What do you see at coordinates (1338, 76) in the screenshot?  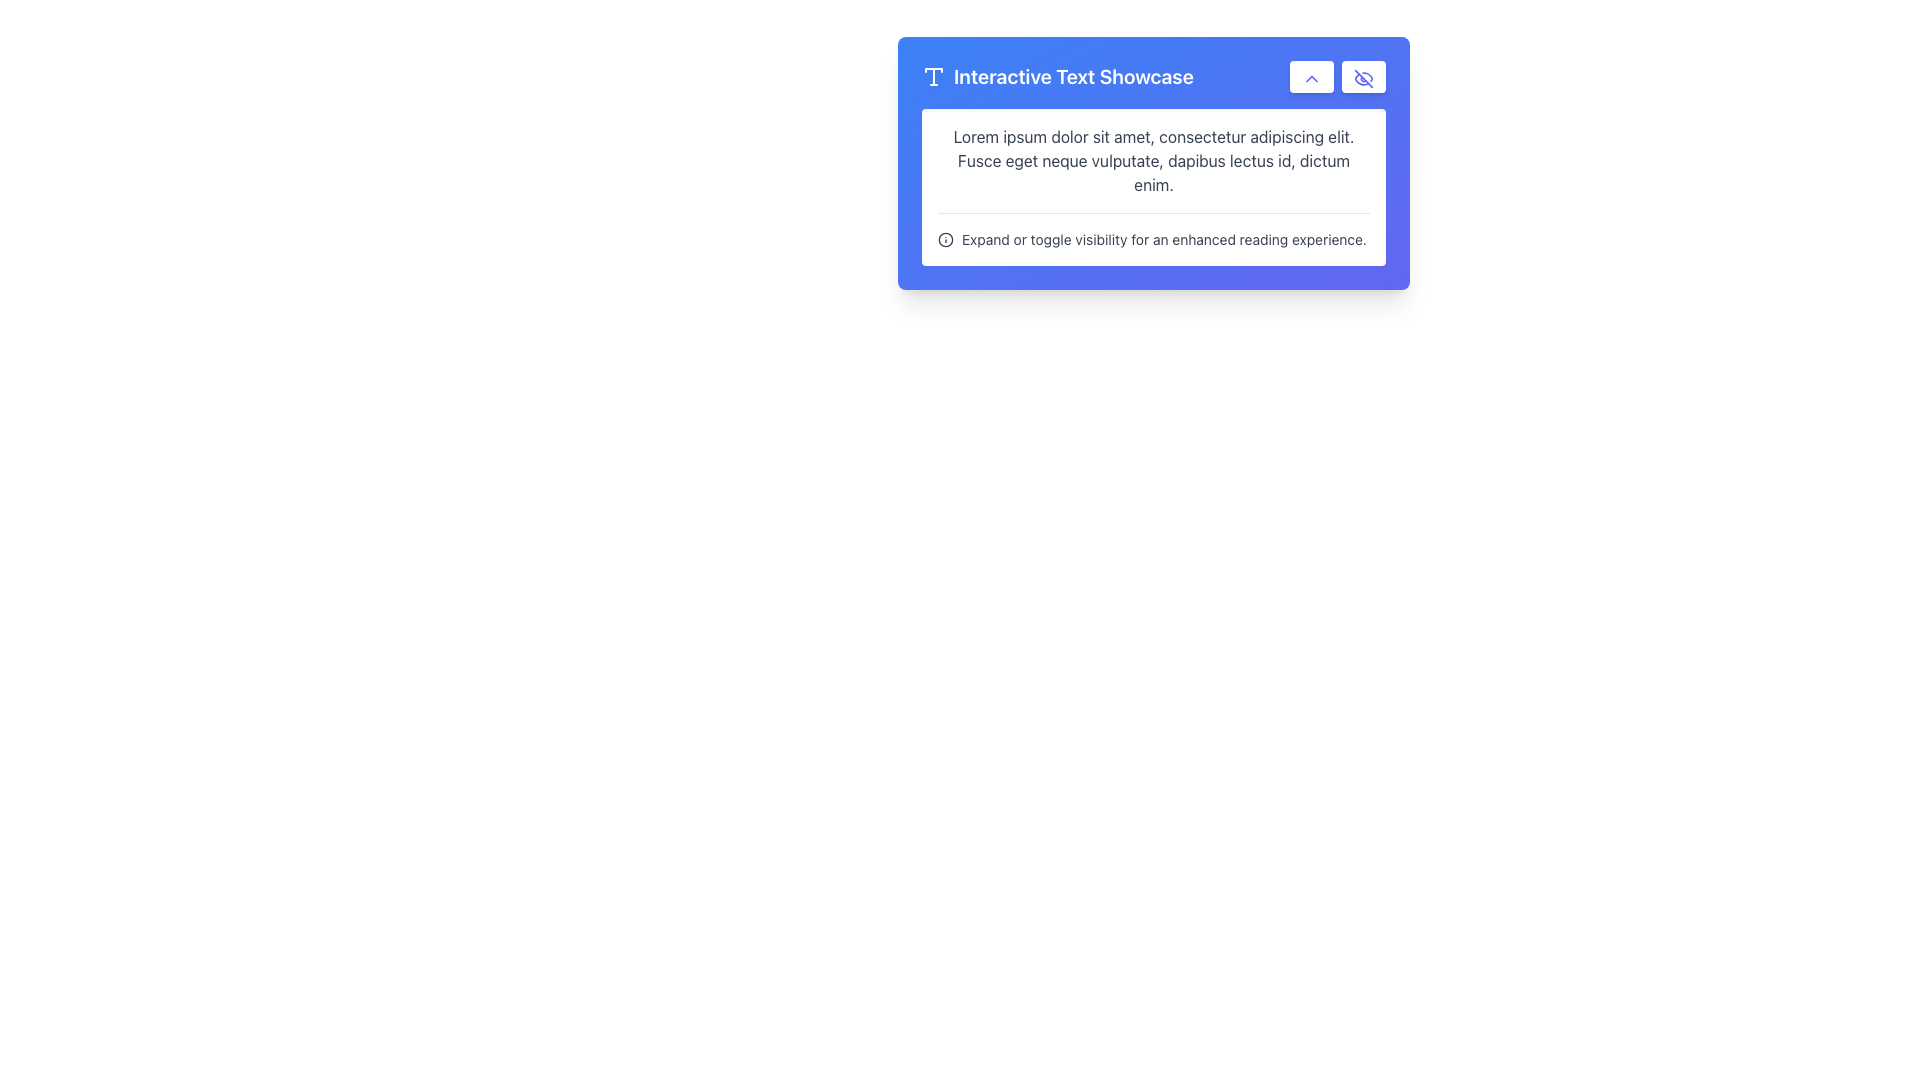 I see `the eye symbol button with a slash through it in the Grouped interactive icons located in the upper-right corner of the 'Interactive Text Showcase' header section` at bounding box center [1338, 76].